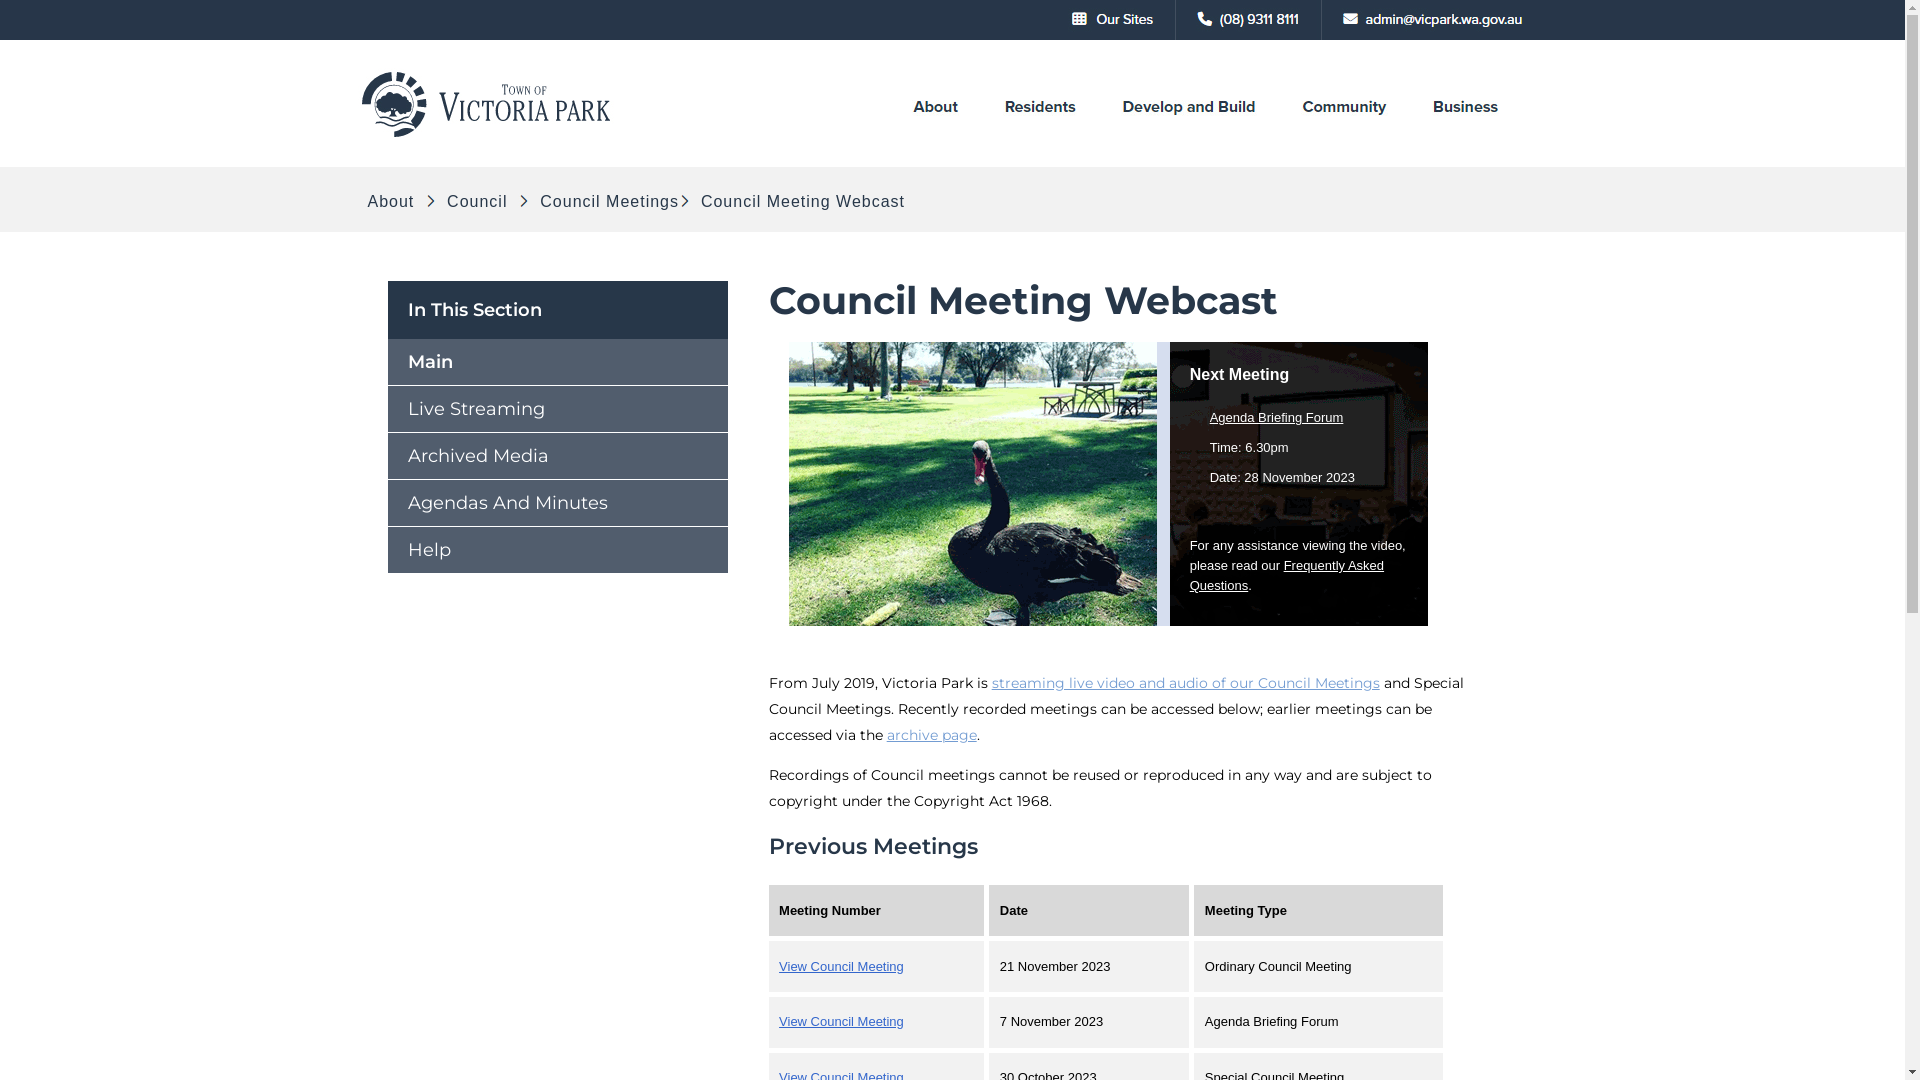  Describe the element at coordinates (930, 735) in the screenshot. I see `'archive page'` at that location.